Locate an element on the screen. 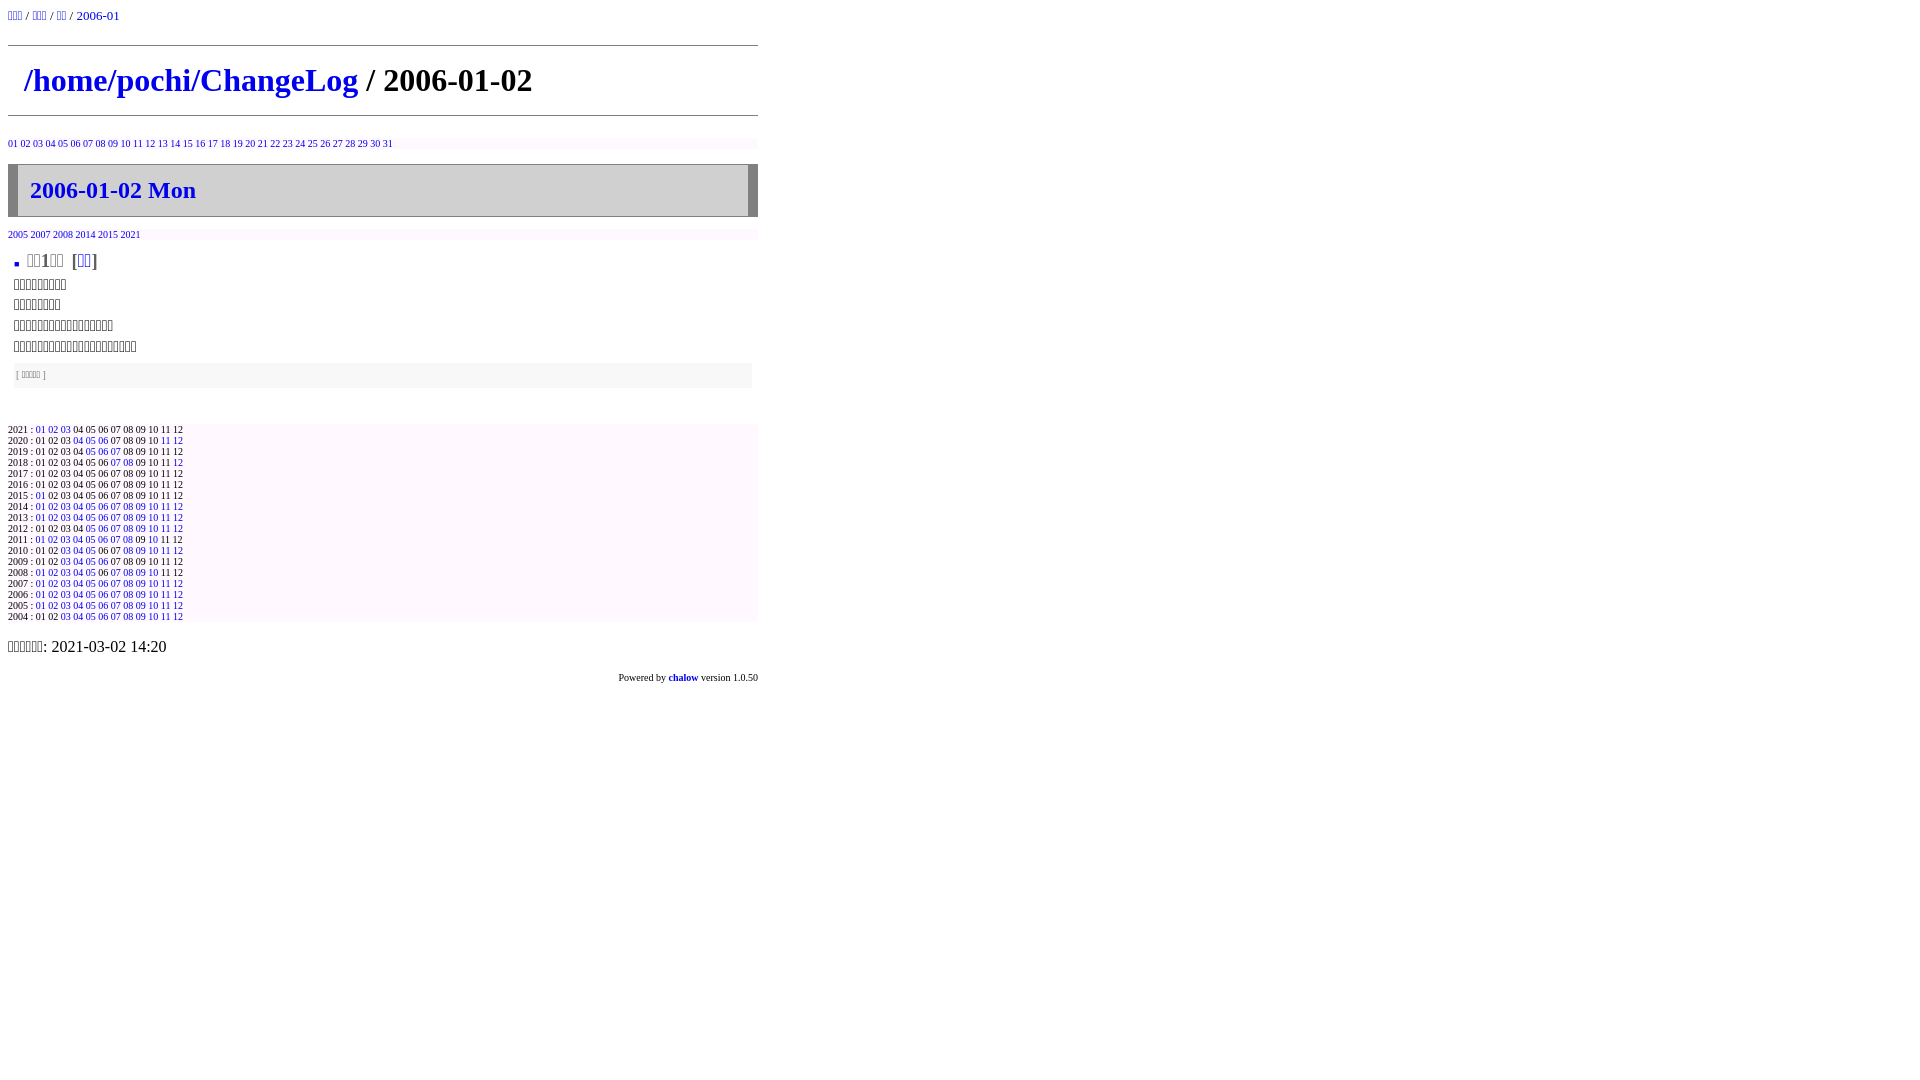 The image size is (1920, 1080). '07' is located at coordinates (114, 527).